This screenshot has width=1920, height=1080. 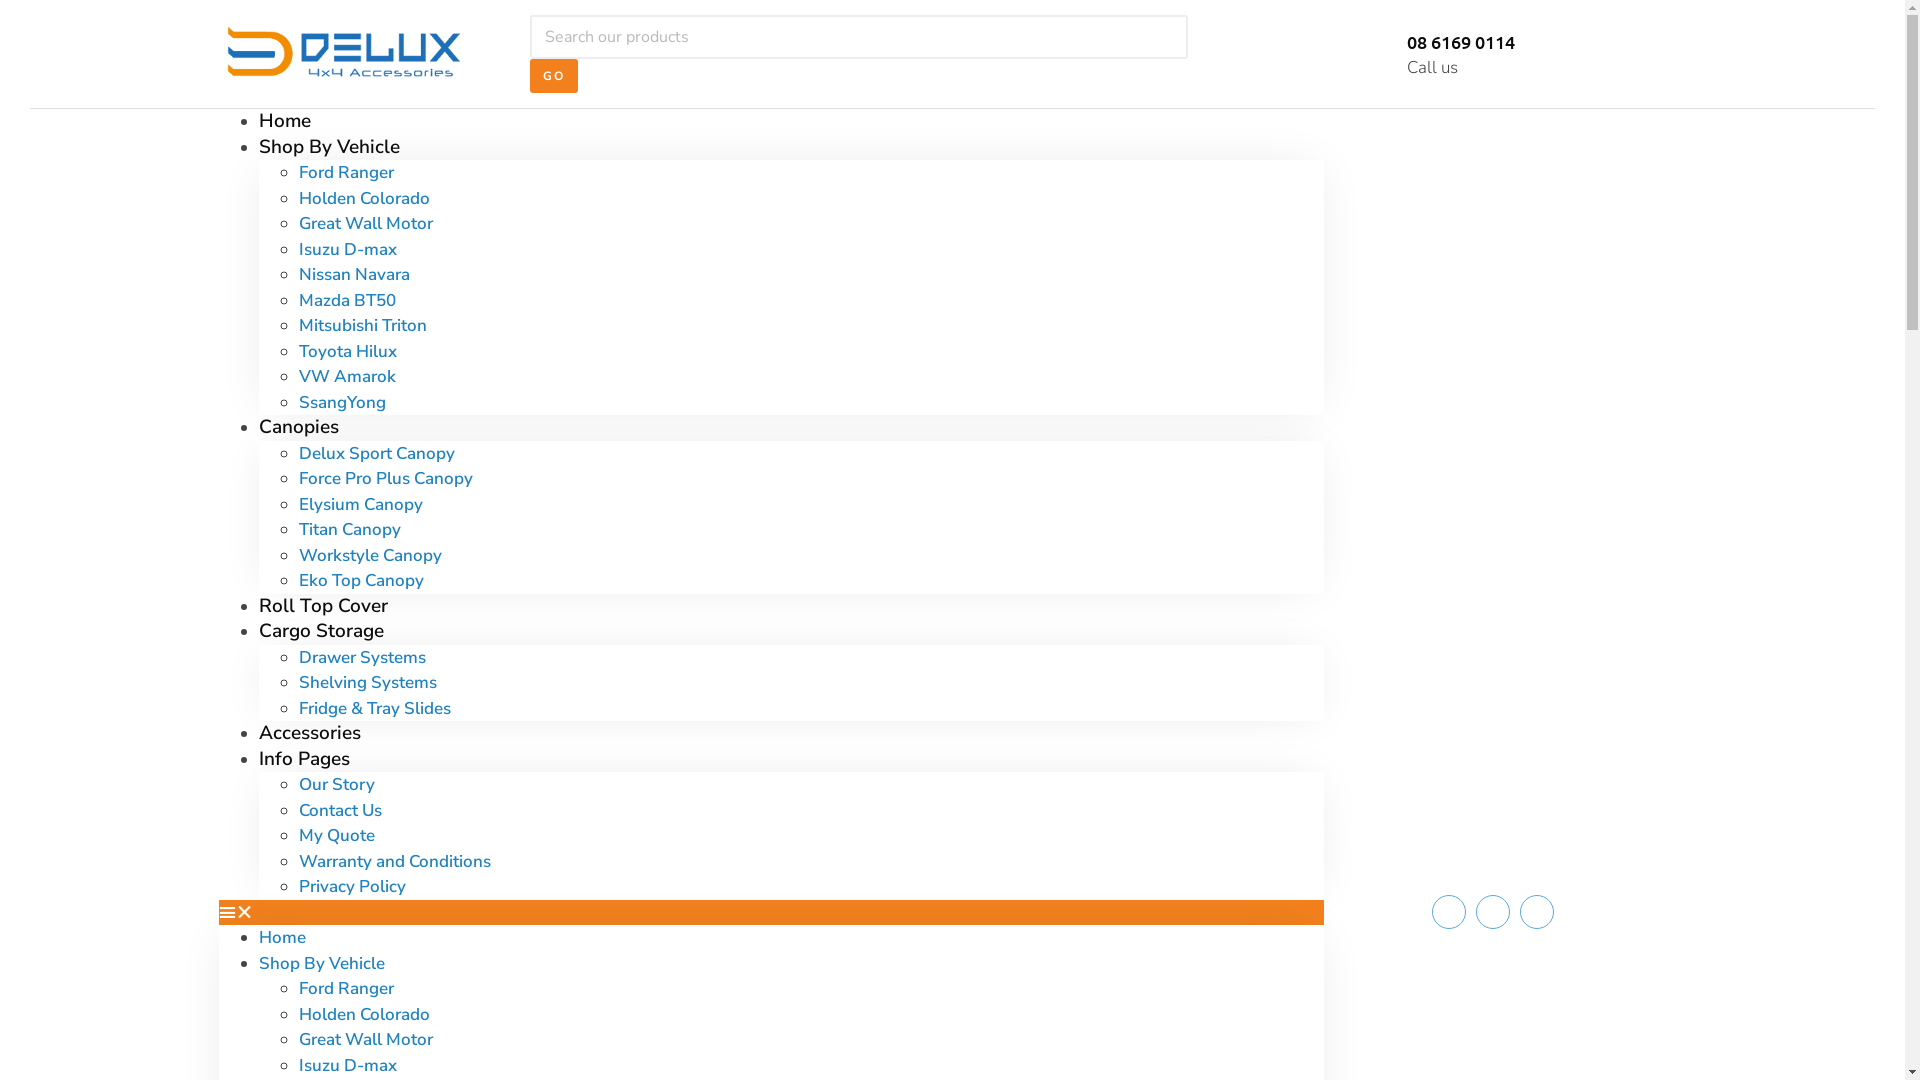 What do you see at coordinates (346, 248) in the screenshot?
I see `'Isuzu D-max'` at bounding box center [346, 248].